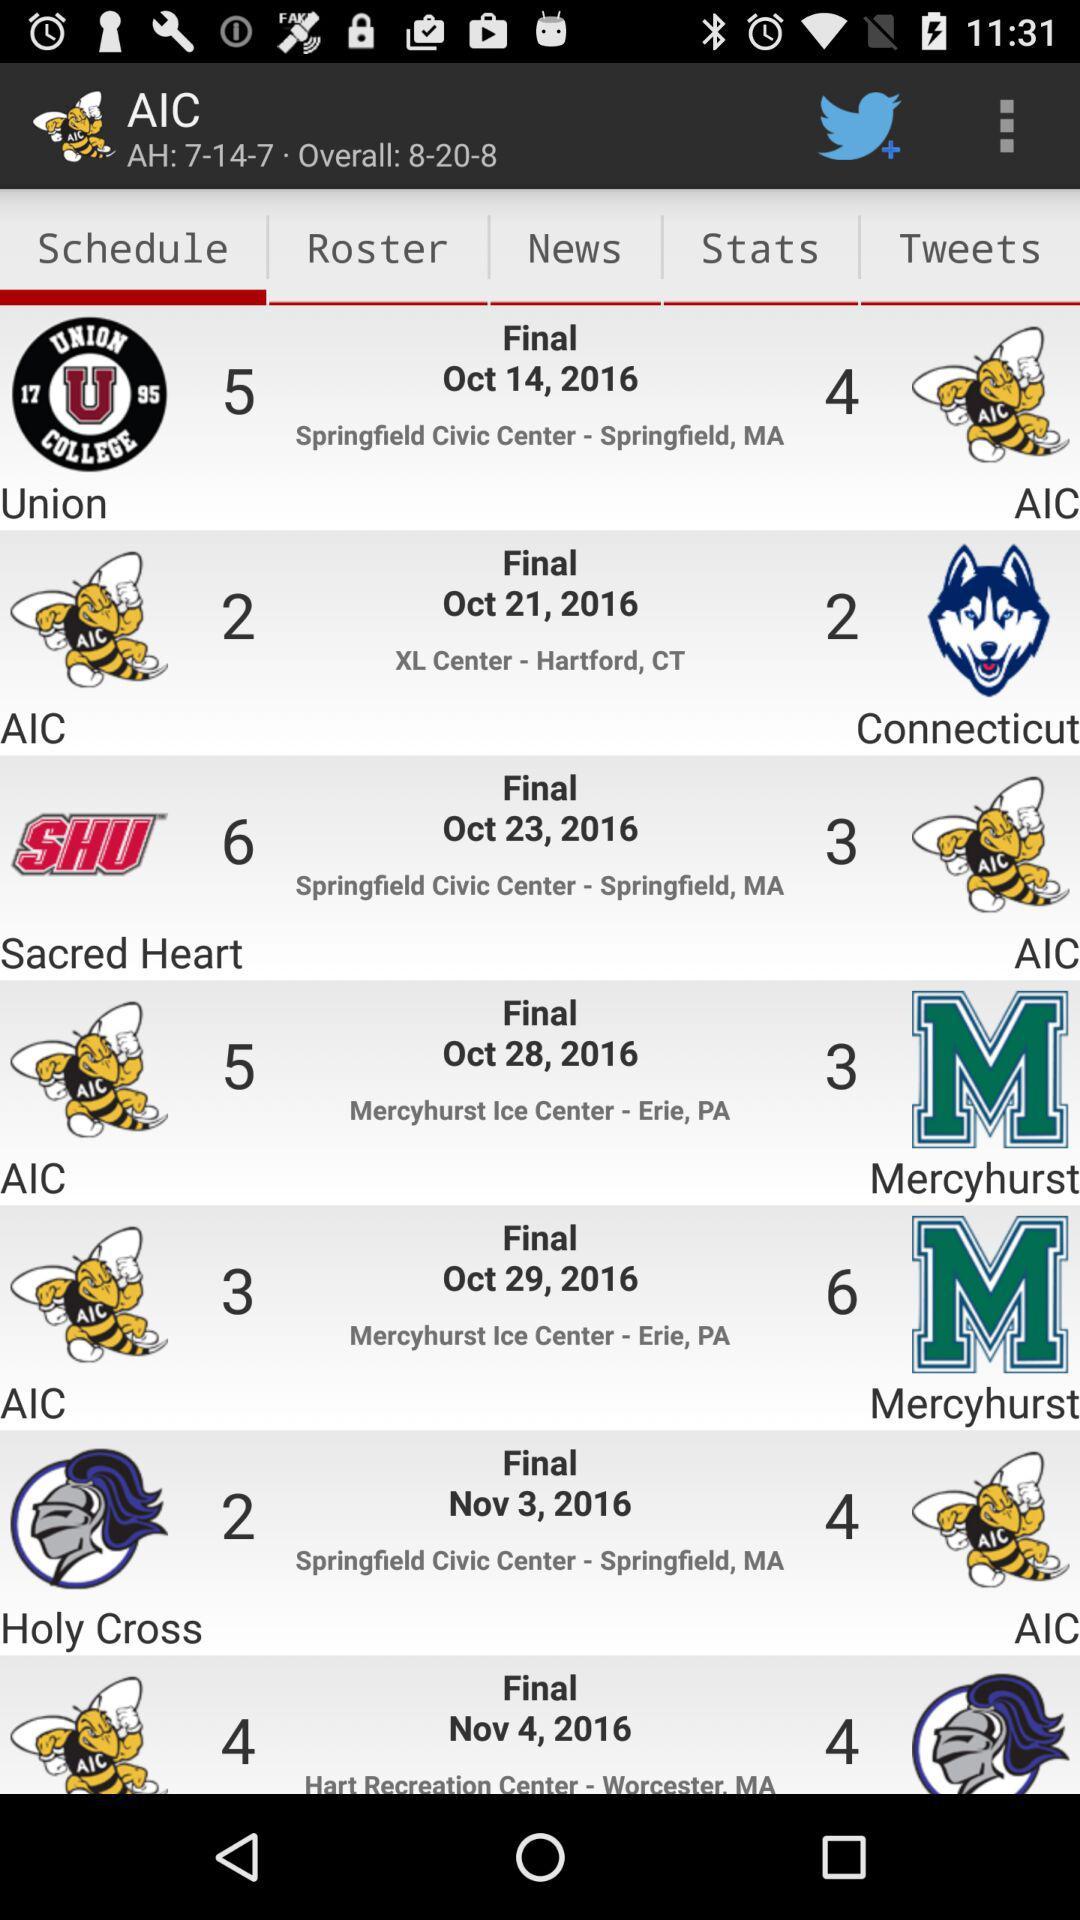  I want to click on icon next to 4 app, so click(969, 246).